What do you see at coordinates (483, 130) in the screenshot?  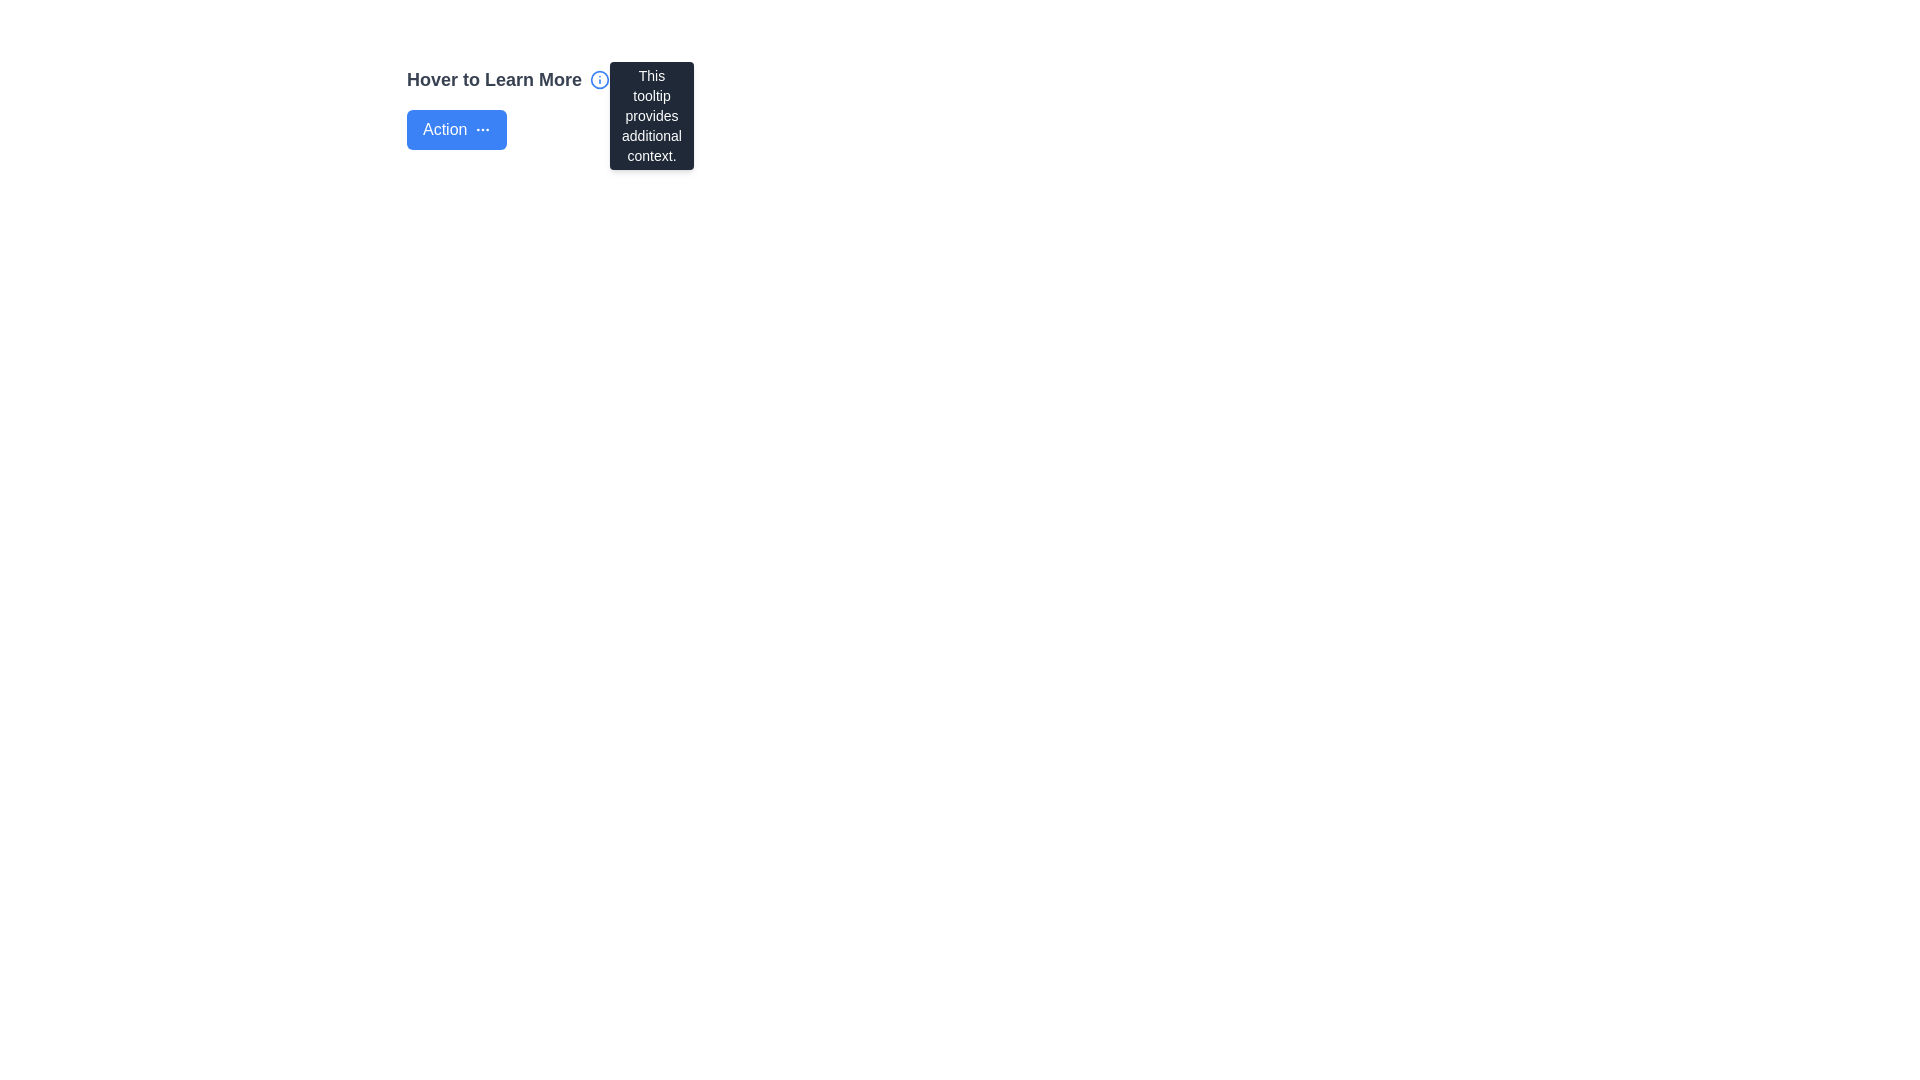 I see `the Ellipsis icon, which is a small icon with three aligned dots located to the right of the 'Action' button` at bounding box center [483, 130].